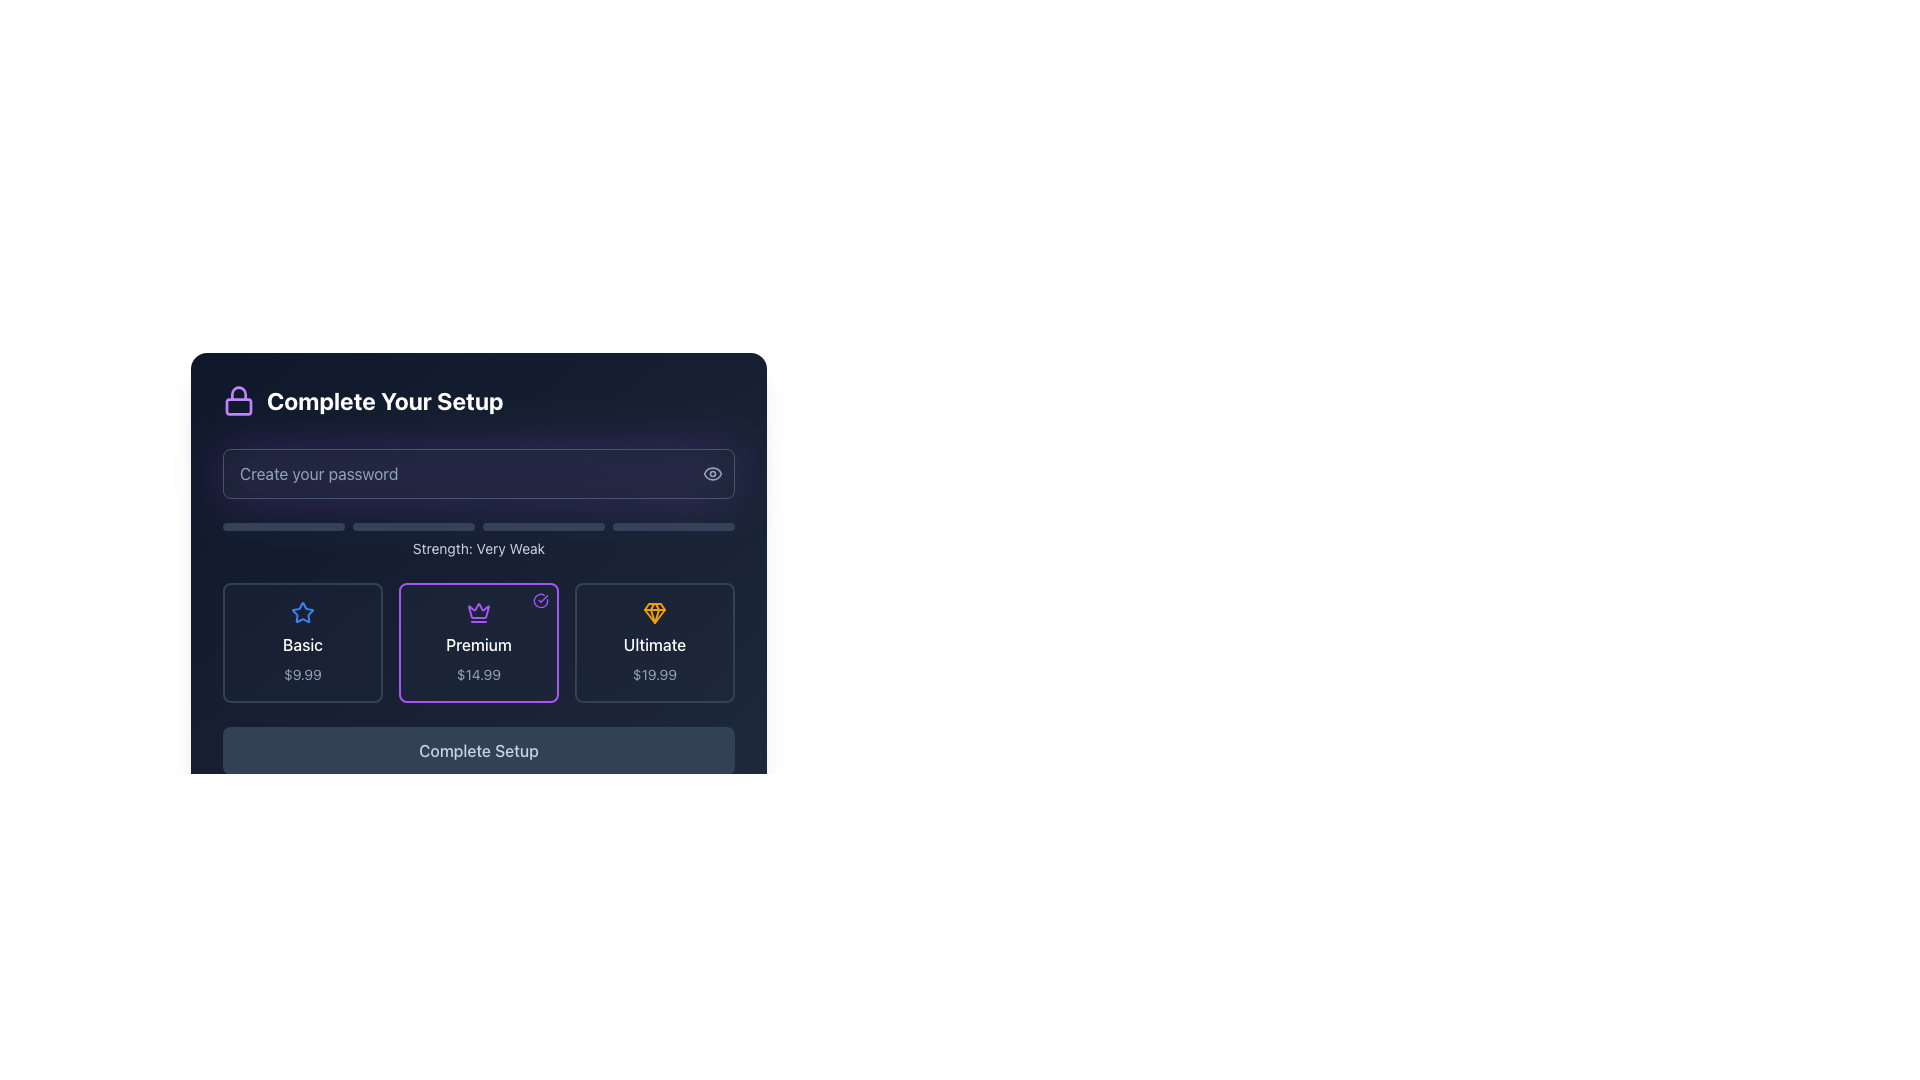 Image resolution: width=1920 pixels, height=1080 pixels. Describe the element at coordinates (654, 643) in the screenshot. I see `the 'Ultimate' subscription button, which is the rightmost block in the subscription options grid featuring an amber gem icon and the text 'Ultimate' in bold white font` at that location.